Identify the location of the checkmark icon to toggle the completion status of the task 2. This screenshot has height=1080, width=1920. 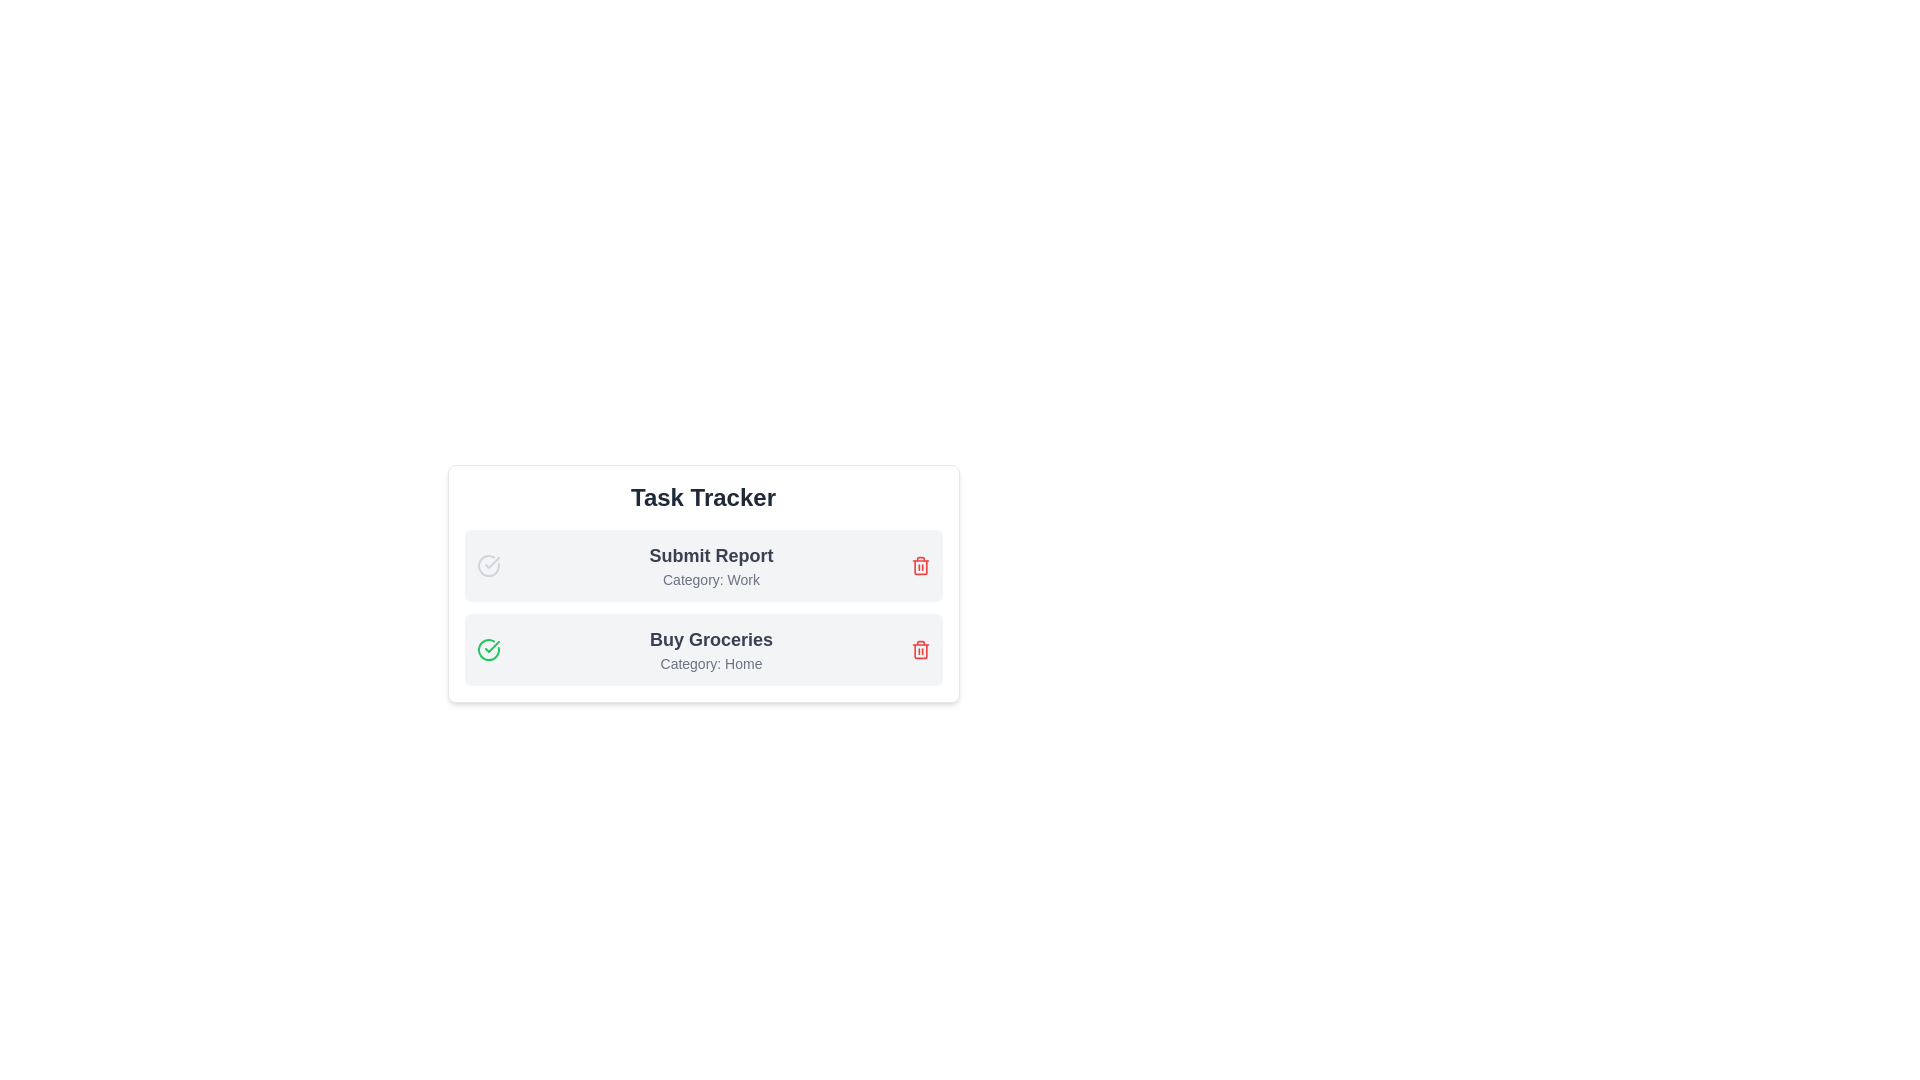
(488, 650).